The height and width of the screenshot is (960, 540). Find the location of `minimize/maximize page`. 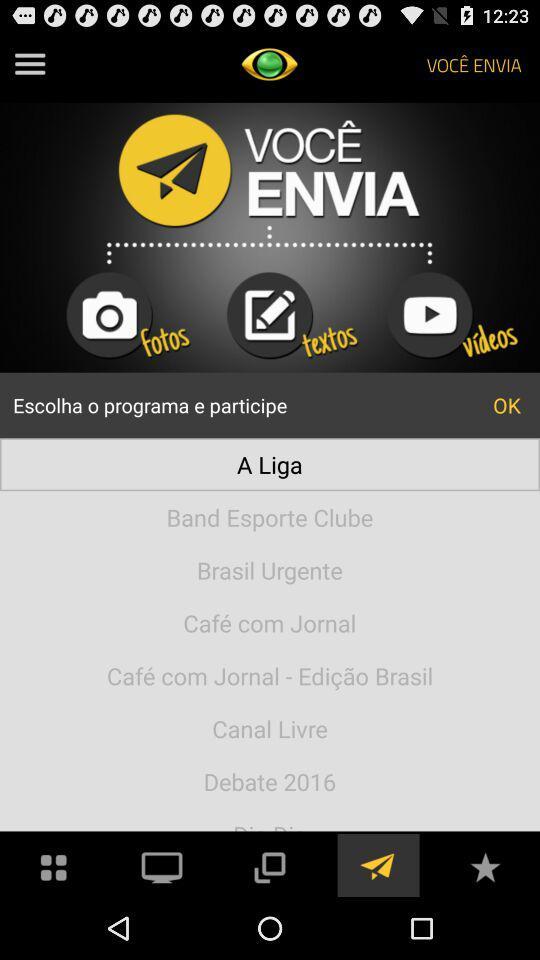

minimize/maximize page is located at coordinates (269, 864).